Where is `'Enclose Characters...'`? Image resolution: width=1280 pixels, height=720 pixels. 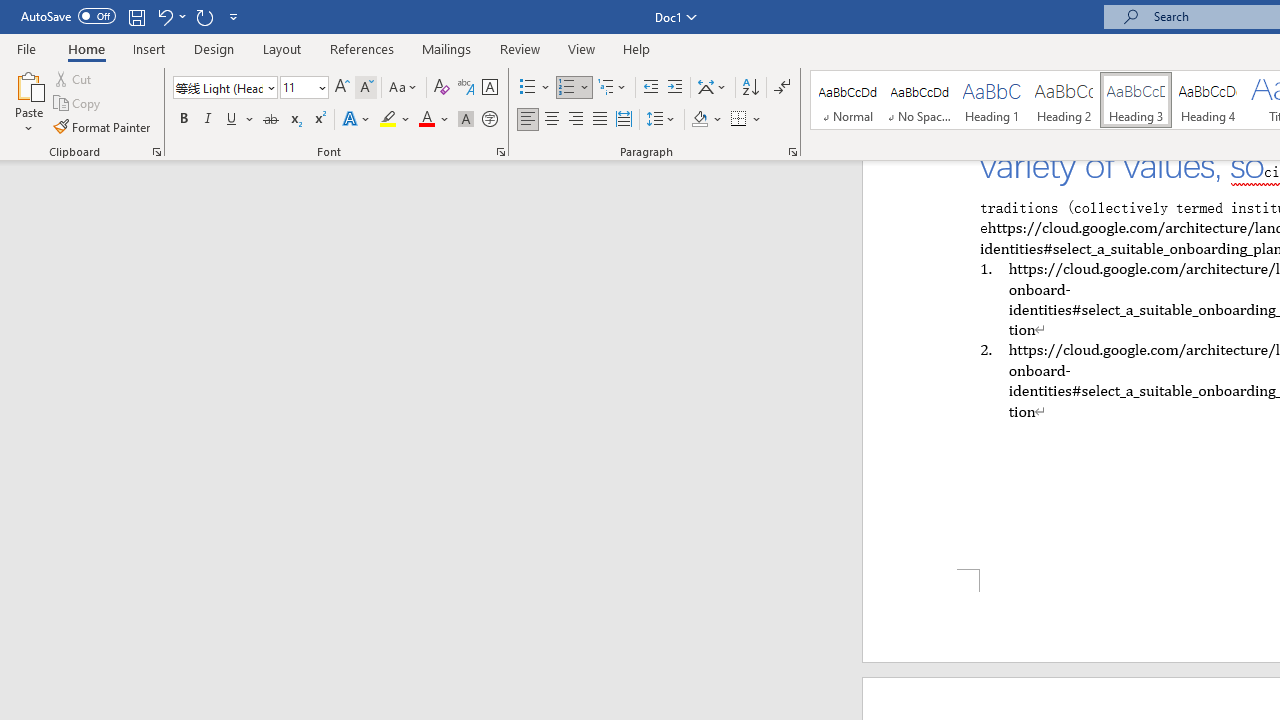
'Enclose Characters...' is located at coordinates (489, 119).